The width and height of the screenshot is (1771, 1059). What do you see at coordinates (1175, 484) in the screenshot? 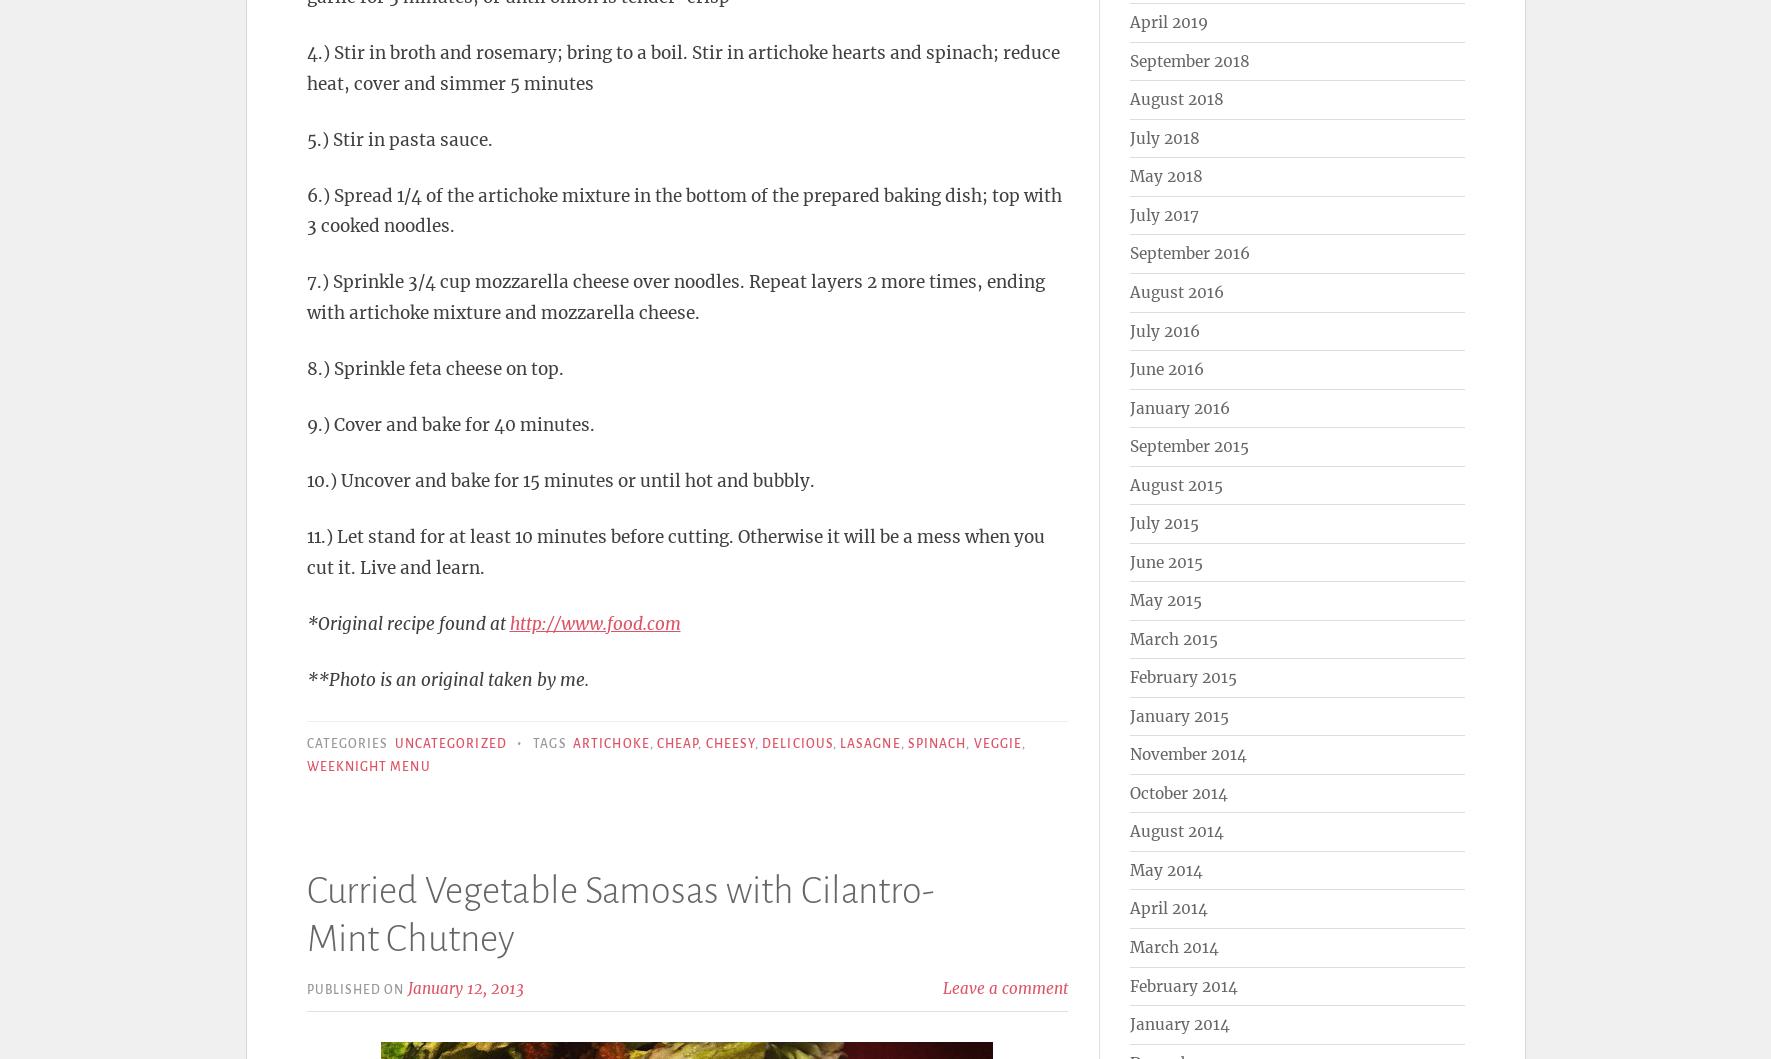
I see `'August 2015'` at bounding box center [1175, 484].